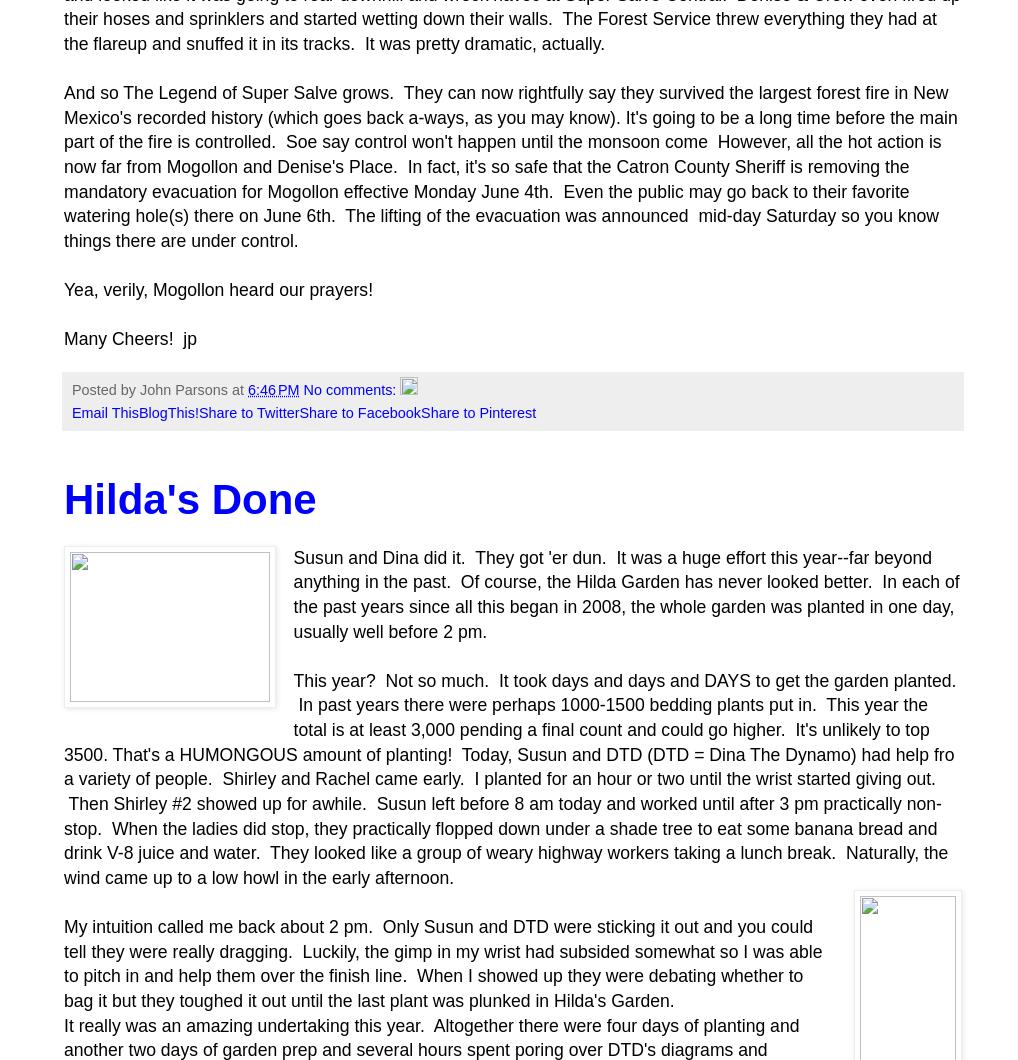 Image resolution: width=1018 pixels, height=1060 pixels. Describe the element at coordinates (138, 389) in the screenshot. I see `'John Parsons'` at that location.